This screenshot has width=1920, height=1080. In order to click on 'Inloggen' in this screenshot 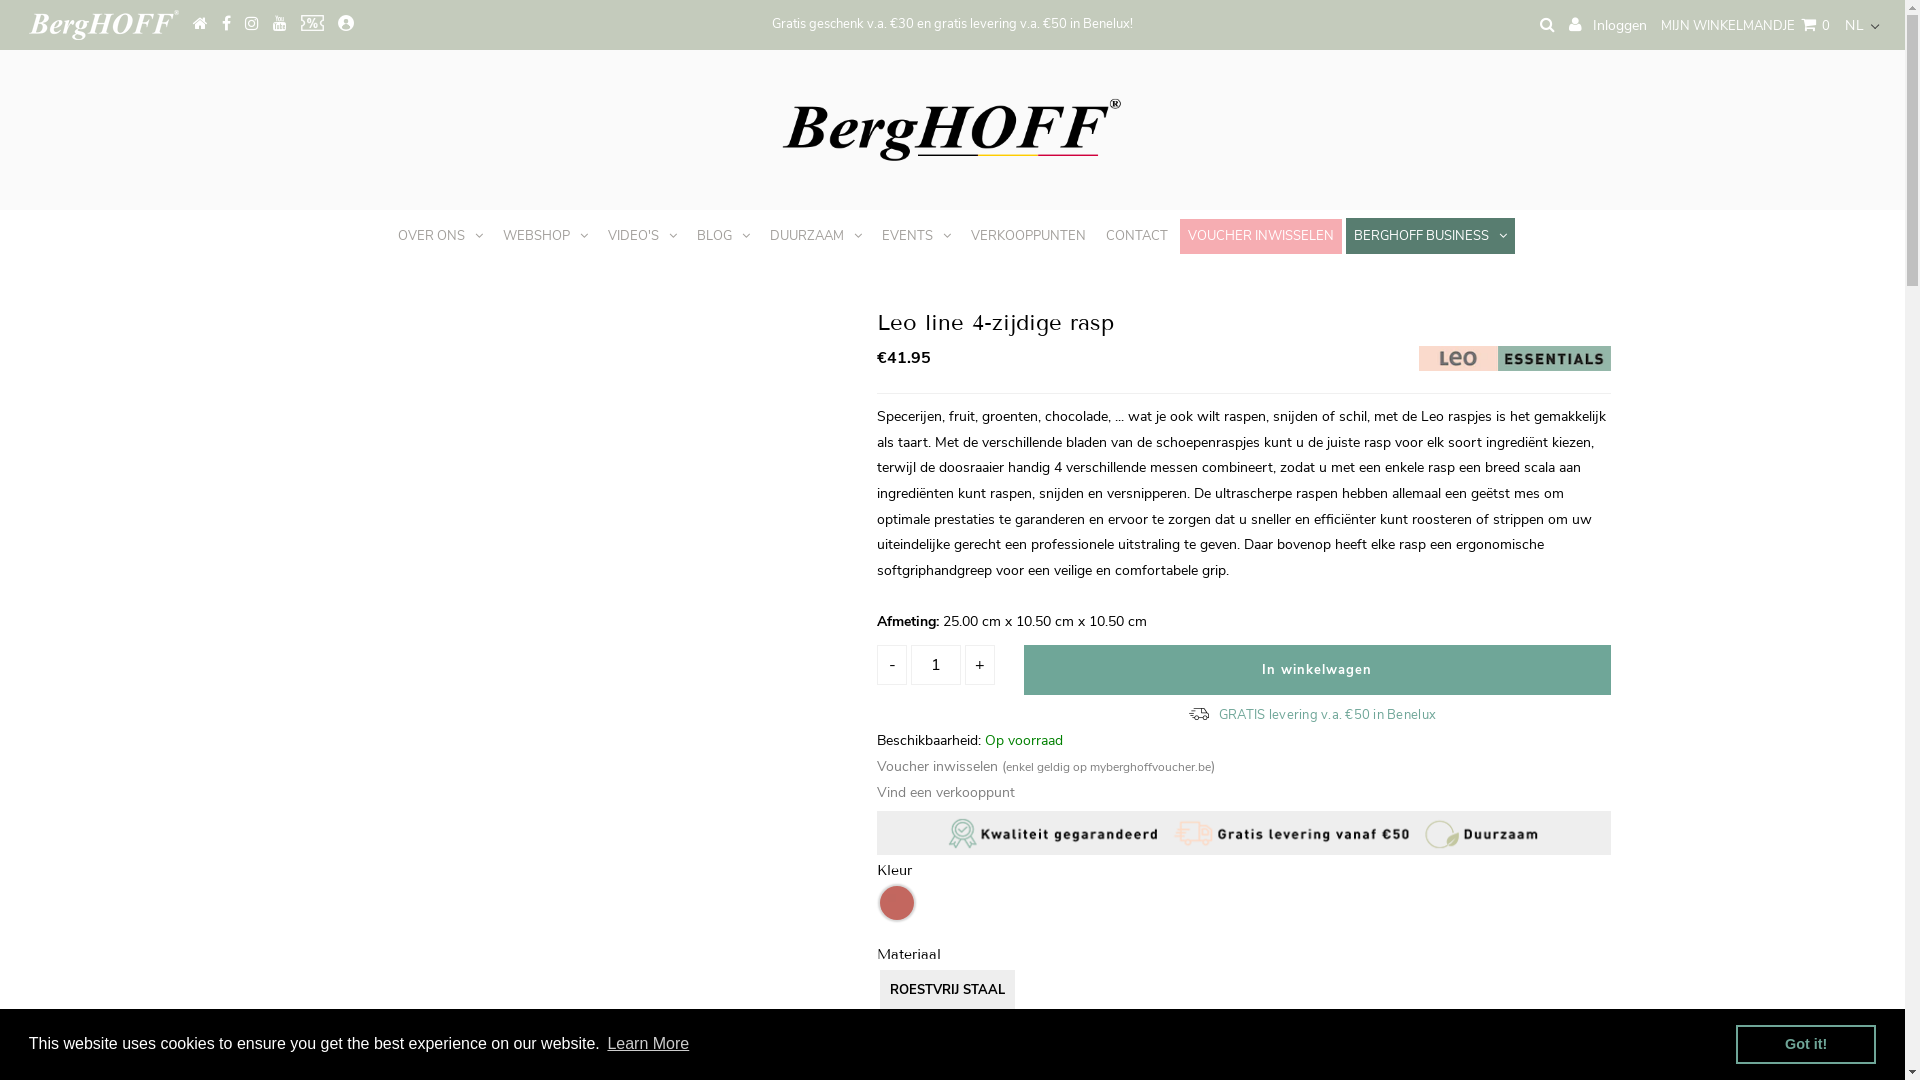, I will do `click(1568, 24)`.